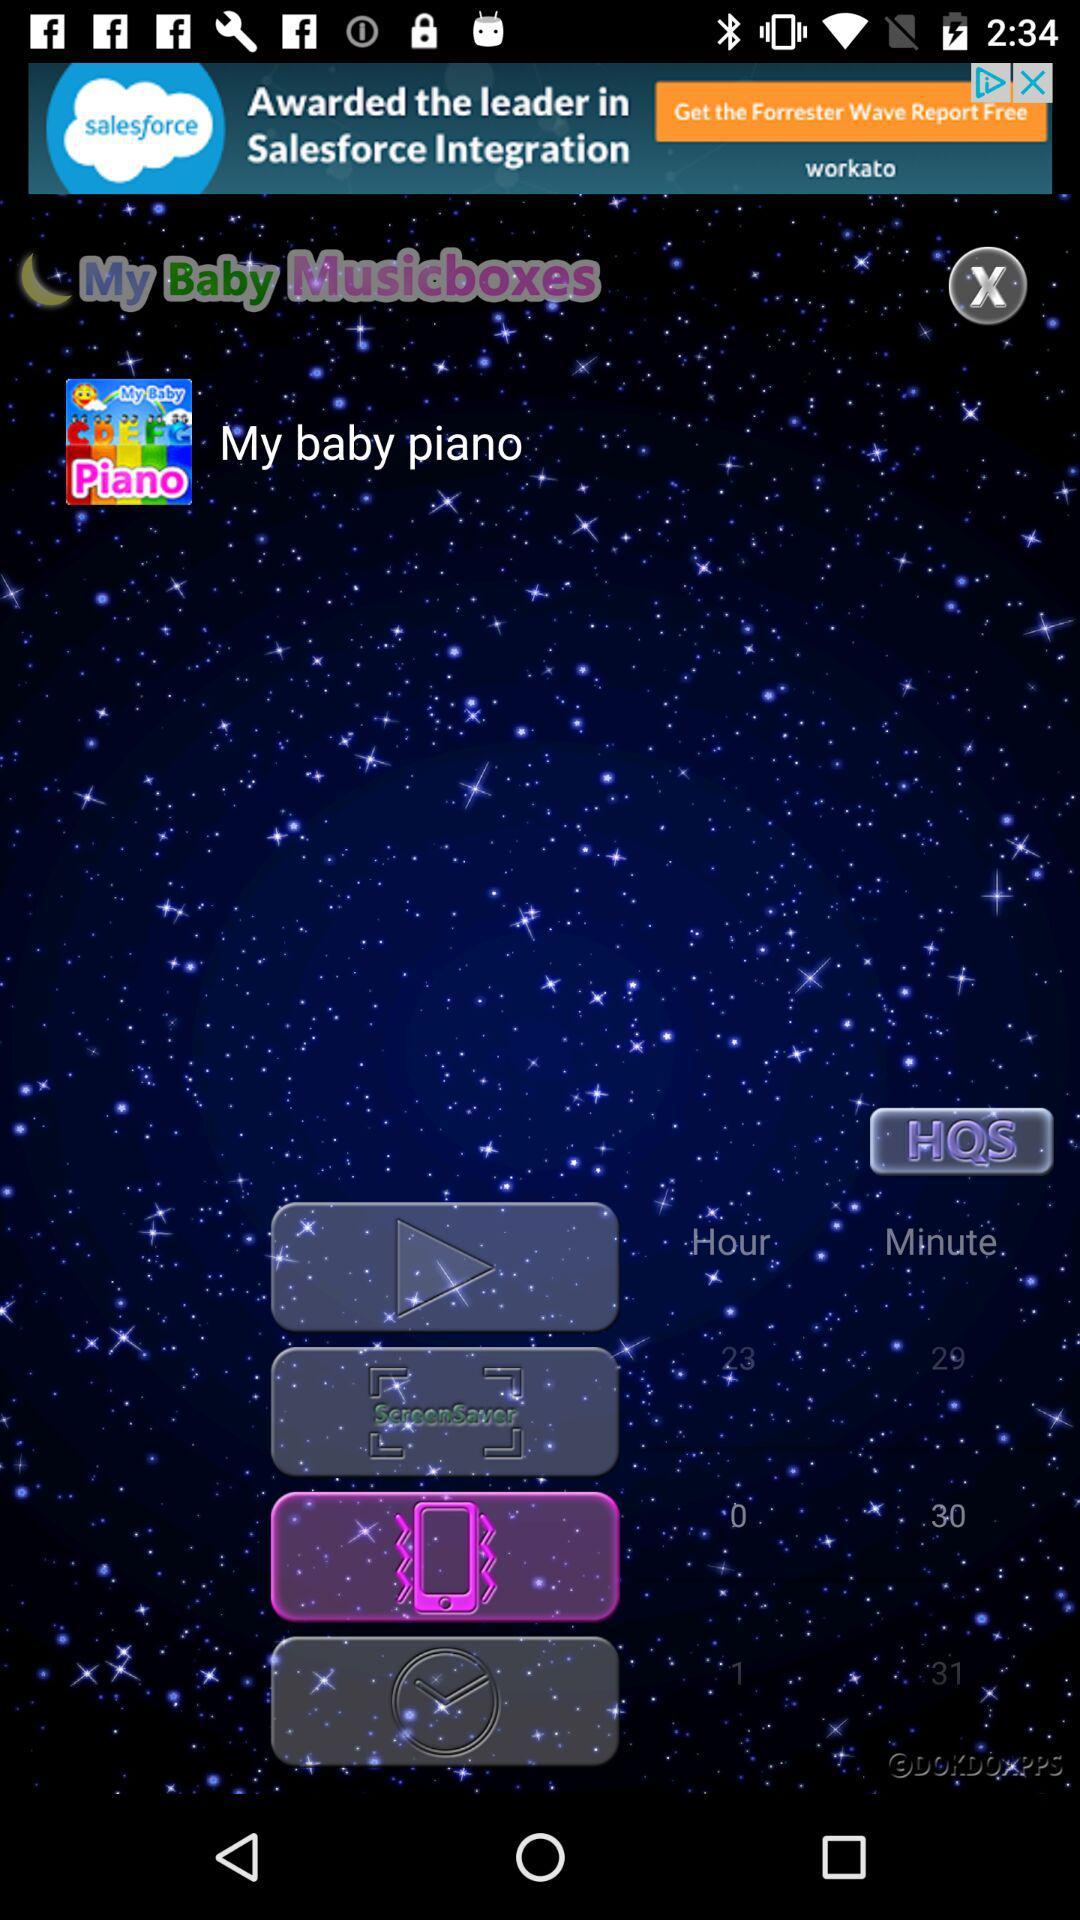 The height and width of the screenshot is (1920, 1080). What do you see at coordinates (987, 285) in the screenshot?
I see `closes selection` at bounding box center [987, 285].